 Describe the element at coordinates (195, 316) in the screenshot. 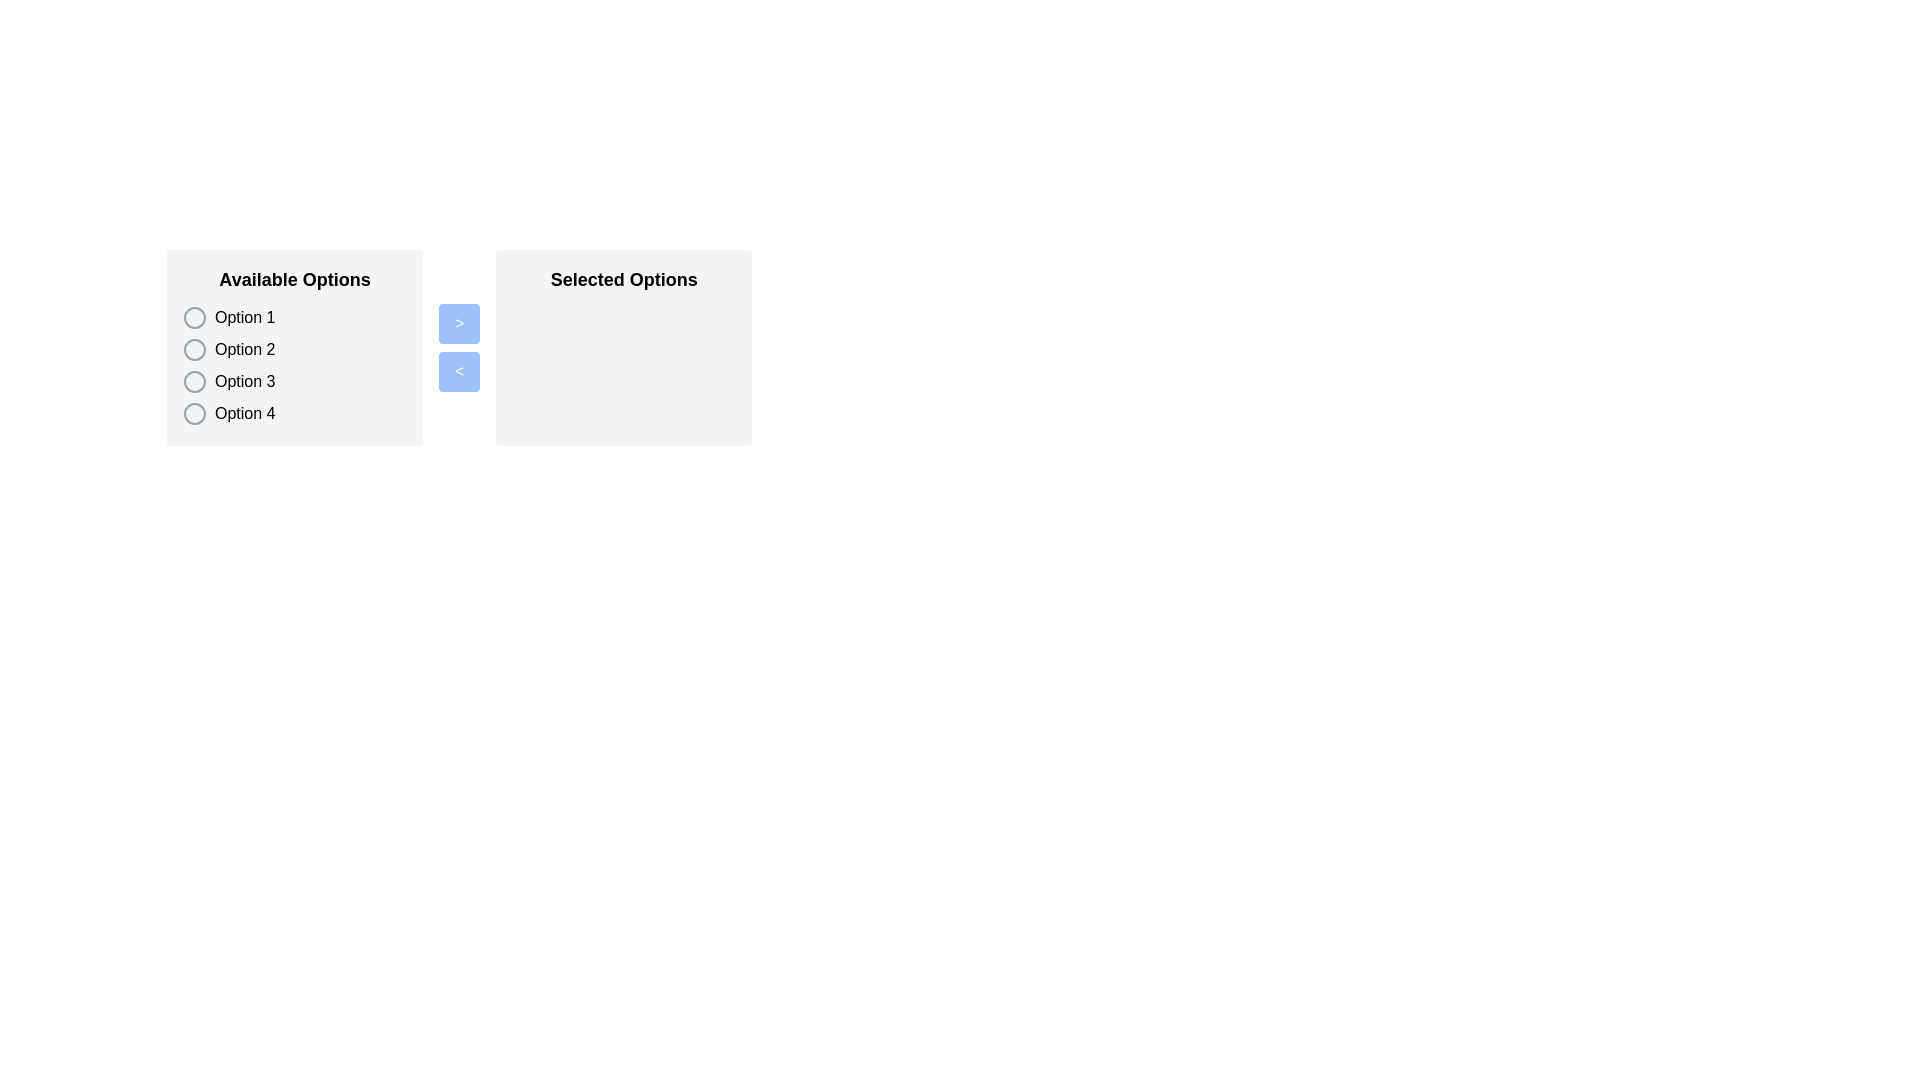

I see `the first circular marker of the radio button group labeled 'Option 1'` at that location.